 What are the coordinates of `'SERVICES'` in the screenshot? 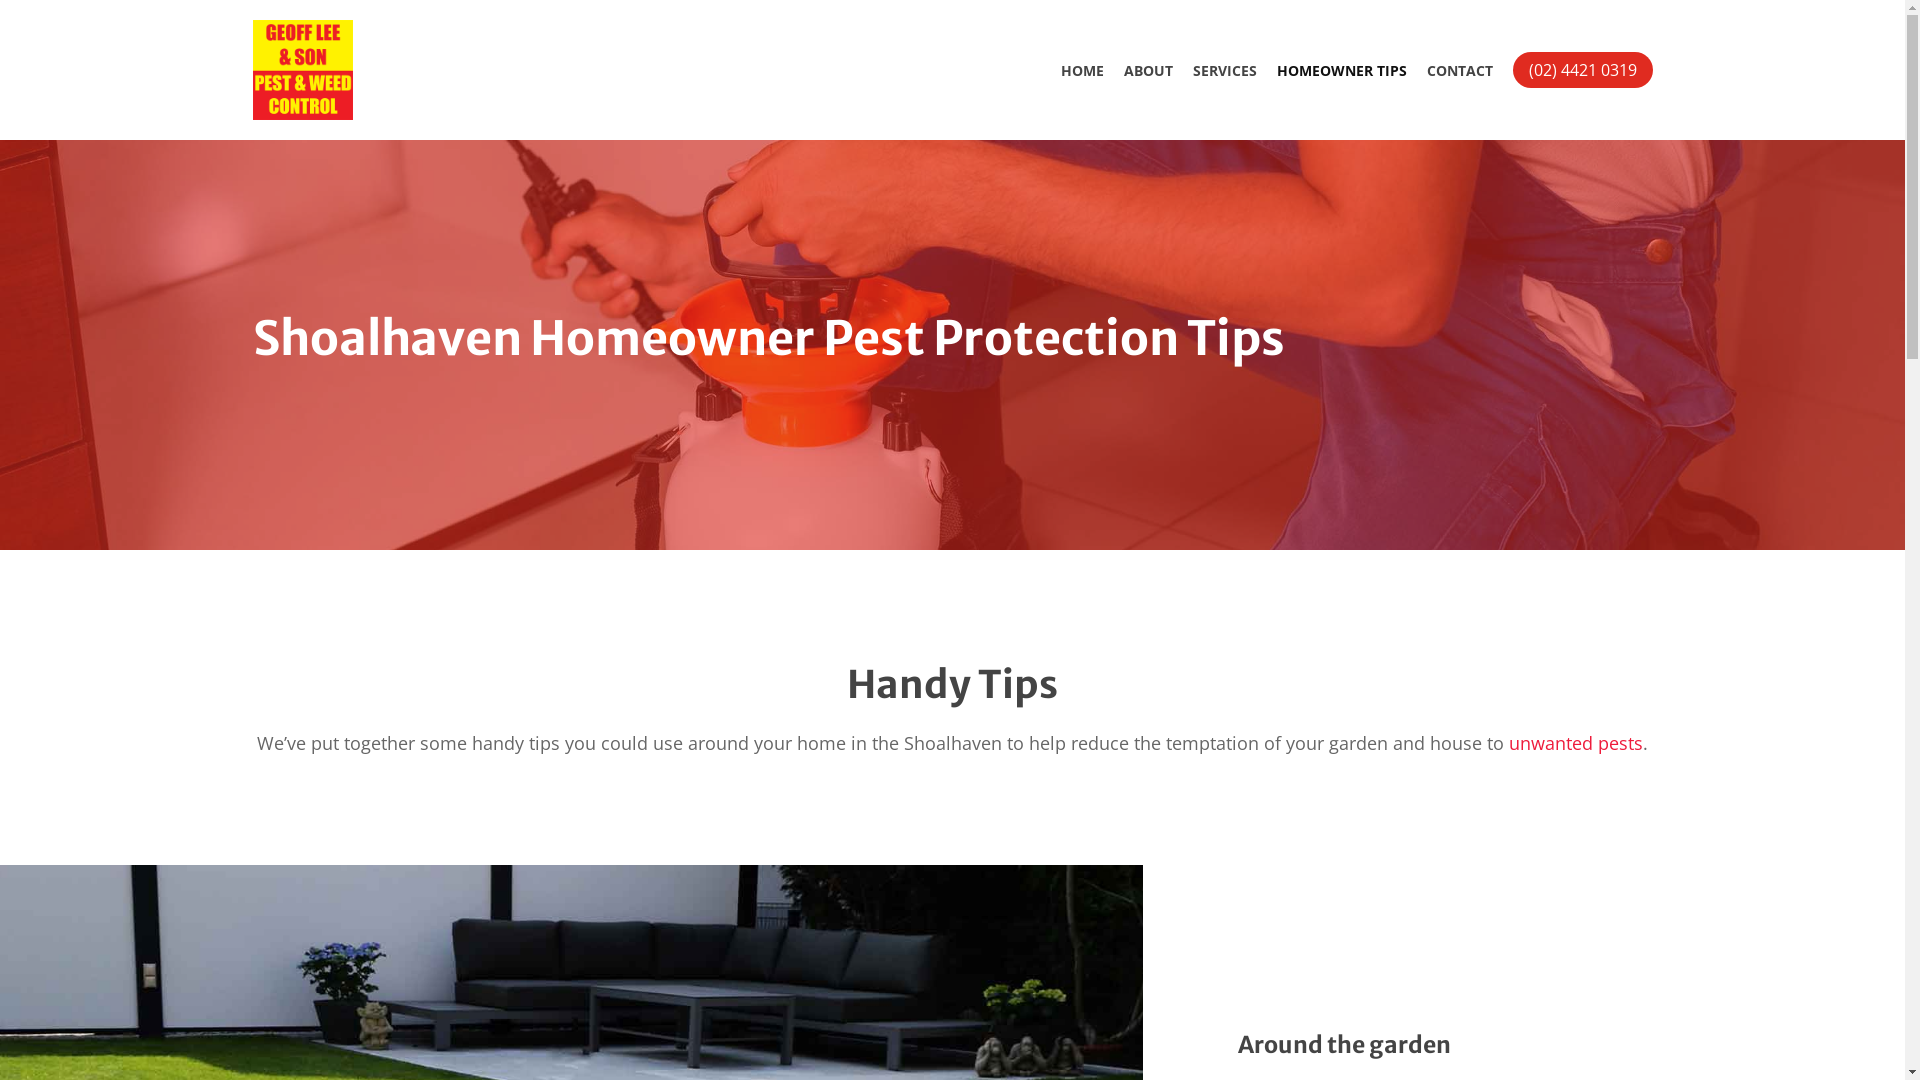 It's located at (1223, 69).